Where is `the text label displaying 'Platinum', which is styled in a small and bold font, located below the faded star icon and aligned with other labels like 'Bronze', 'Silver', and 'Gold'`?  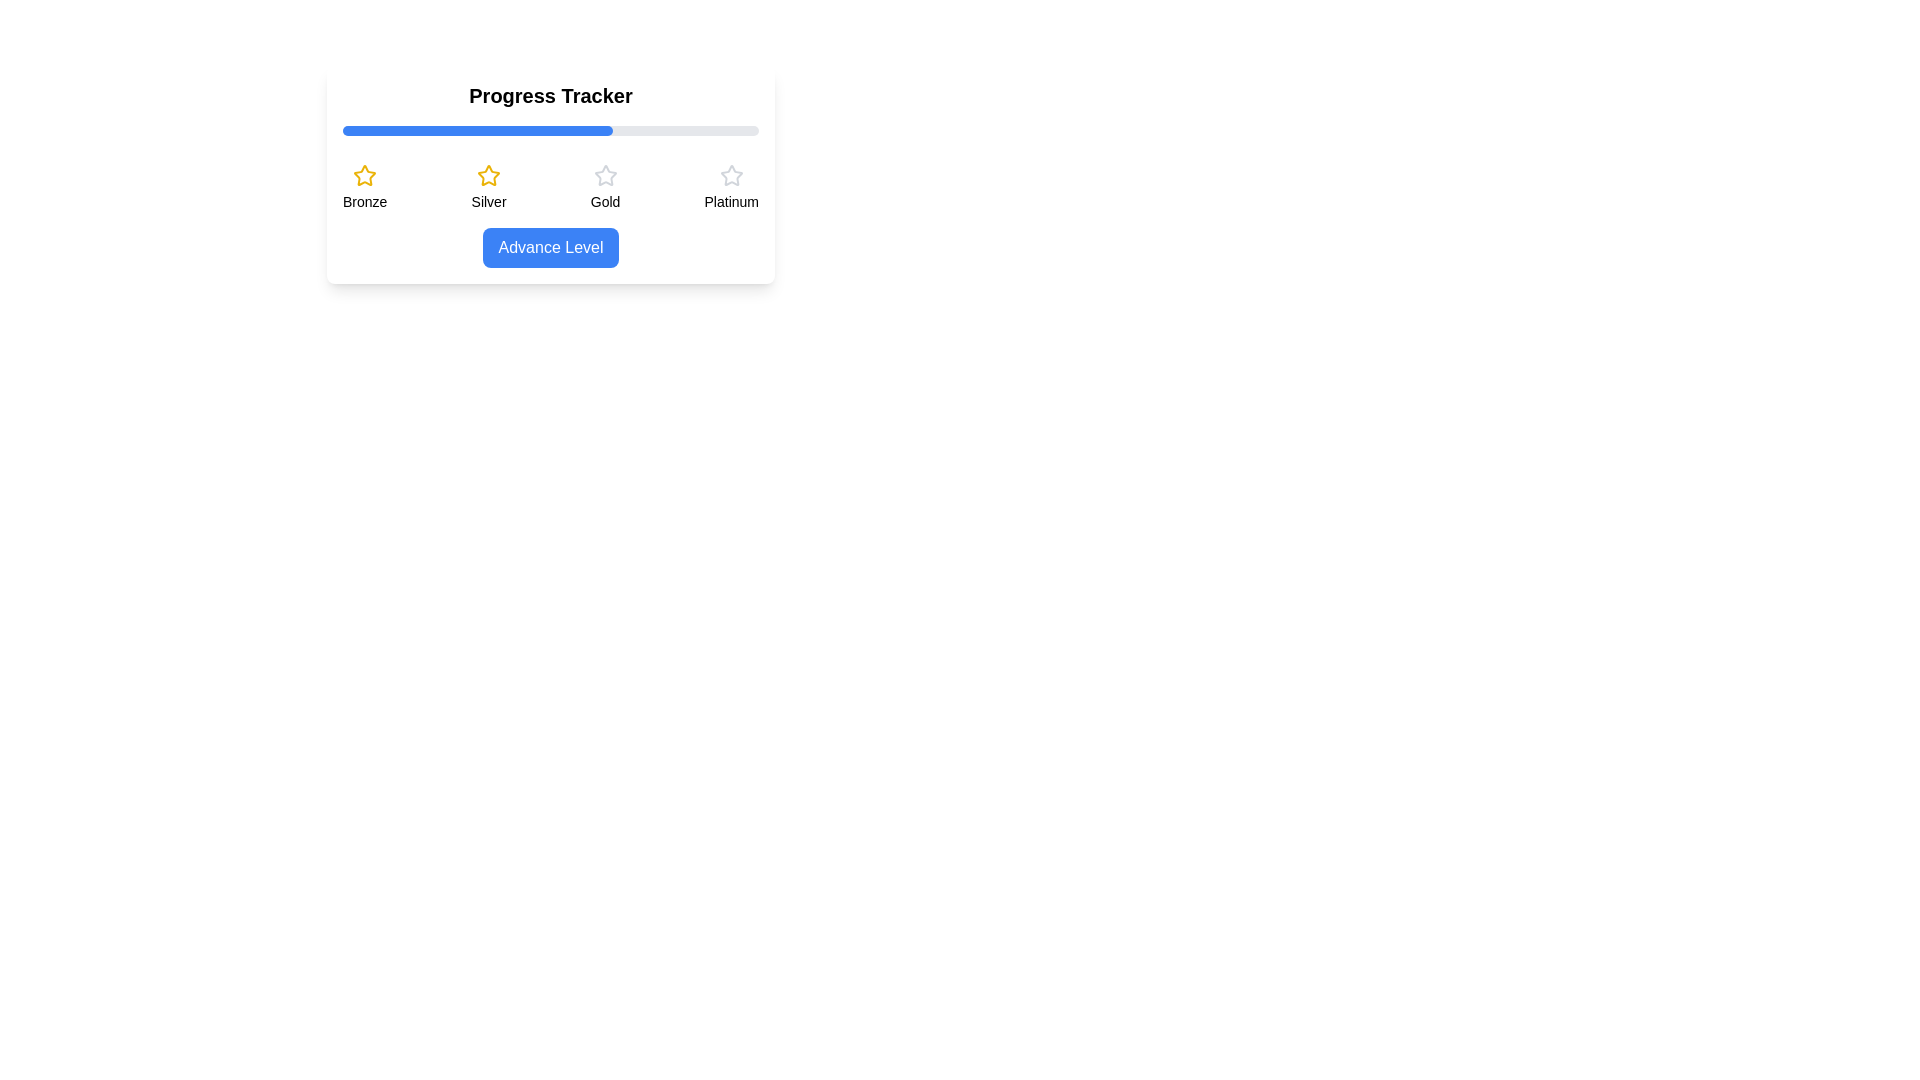
the text label displaying 'Platinum', which is styled in a small and bold font, located below the faded star icon and aligned with other labels like 'Bronze', 'Silver', and 'Gold' is located at coordinates (730, 201).